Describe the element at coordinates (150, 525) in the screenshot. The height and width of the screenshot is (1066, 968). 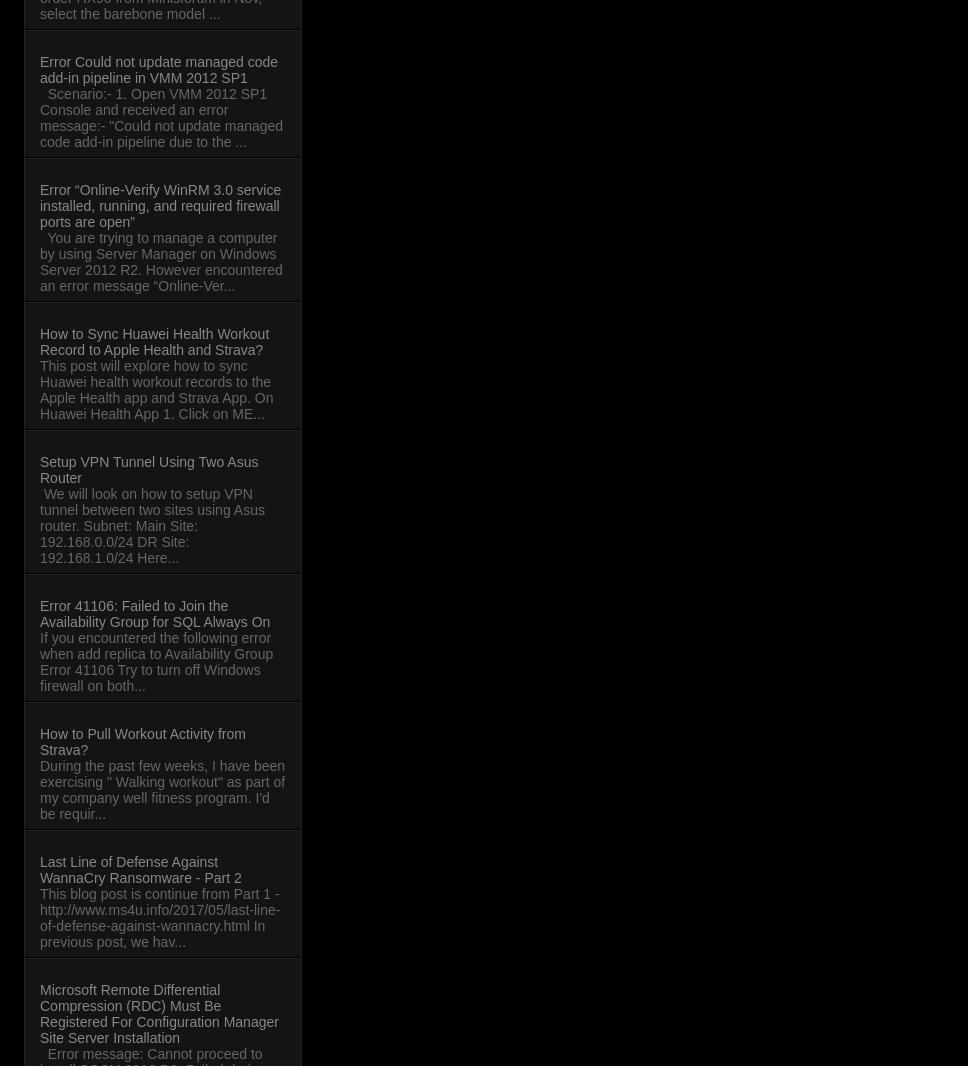
I see `'We will look on how to setup VPN tunnel between two sites using Asus router. Subnet: Main Site: 192.168.0.0/24 DR Site: 192.168.1.0/24 Here...'` at that location.